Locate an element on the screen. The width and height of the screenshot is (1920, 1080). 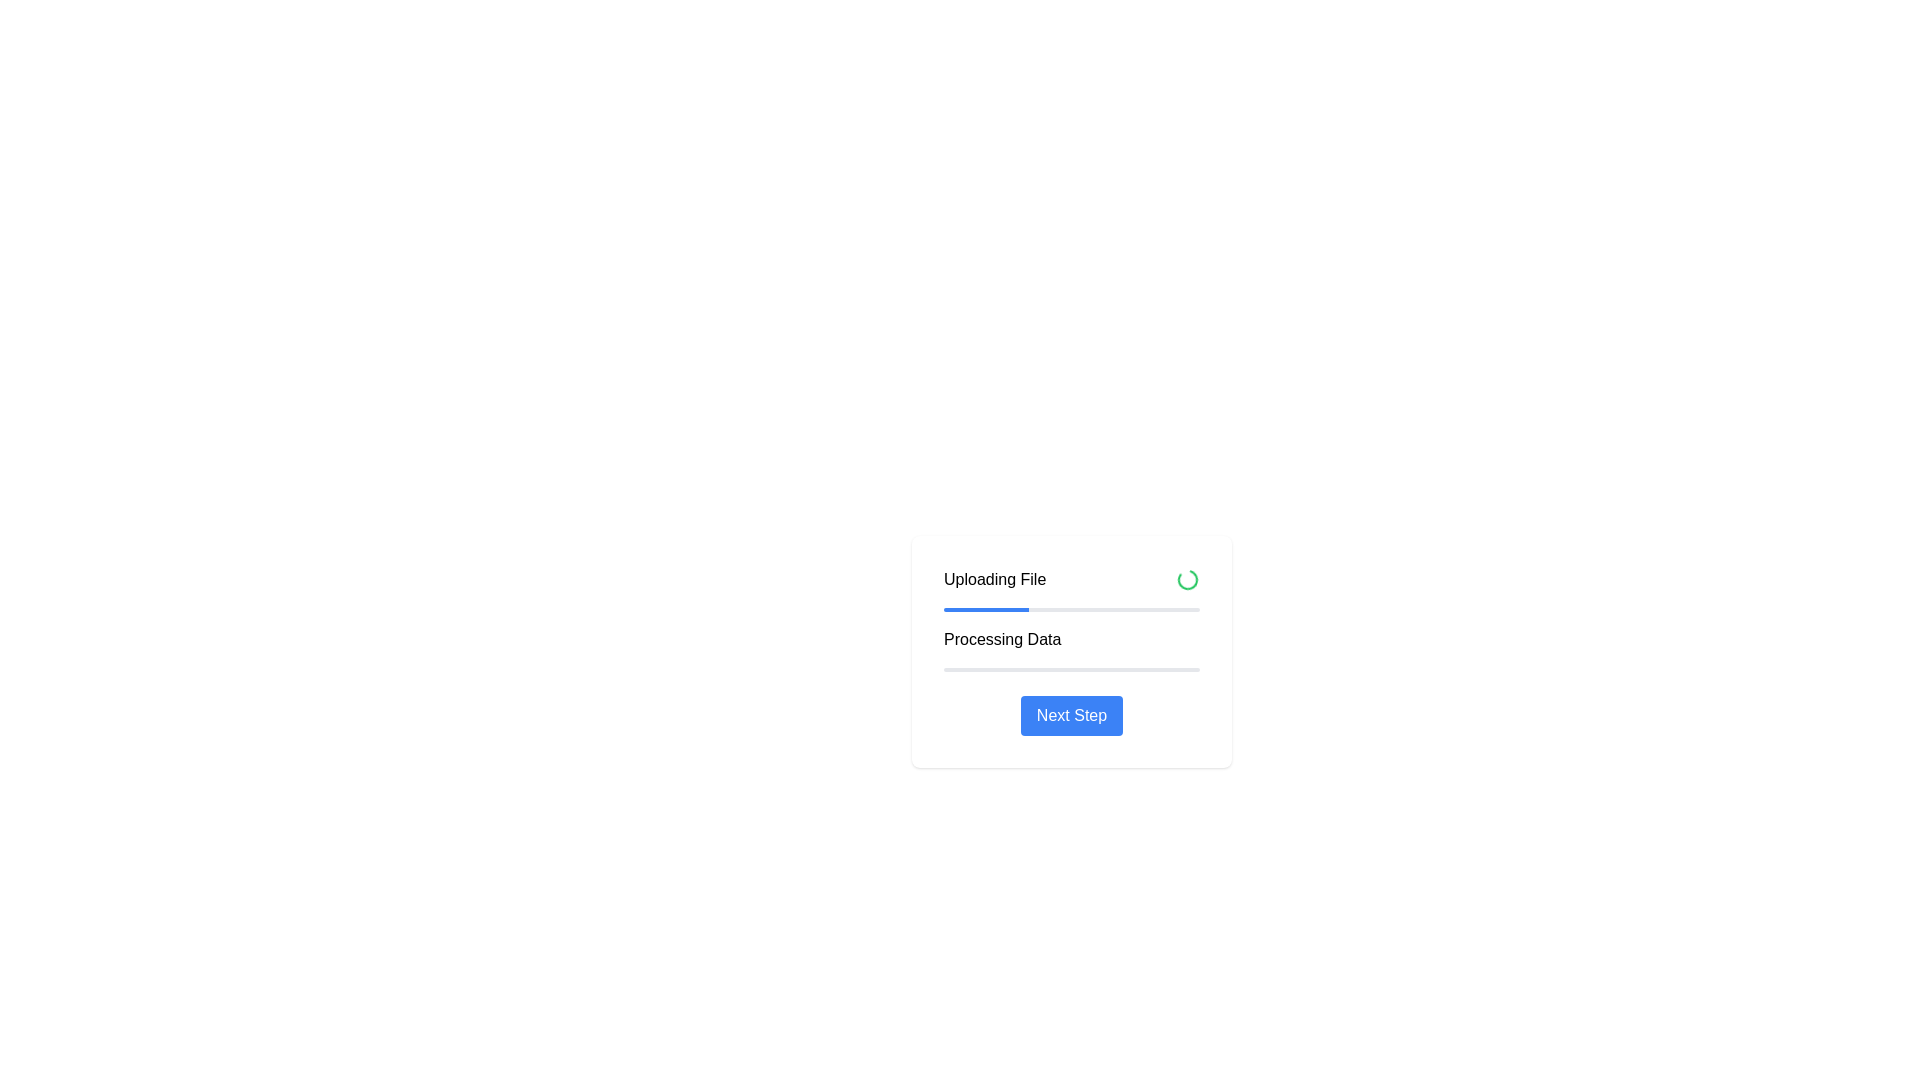
the progress bar segment indicating the upload progress located below the text 'Uploading File' is located at coordinates (986, 608).